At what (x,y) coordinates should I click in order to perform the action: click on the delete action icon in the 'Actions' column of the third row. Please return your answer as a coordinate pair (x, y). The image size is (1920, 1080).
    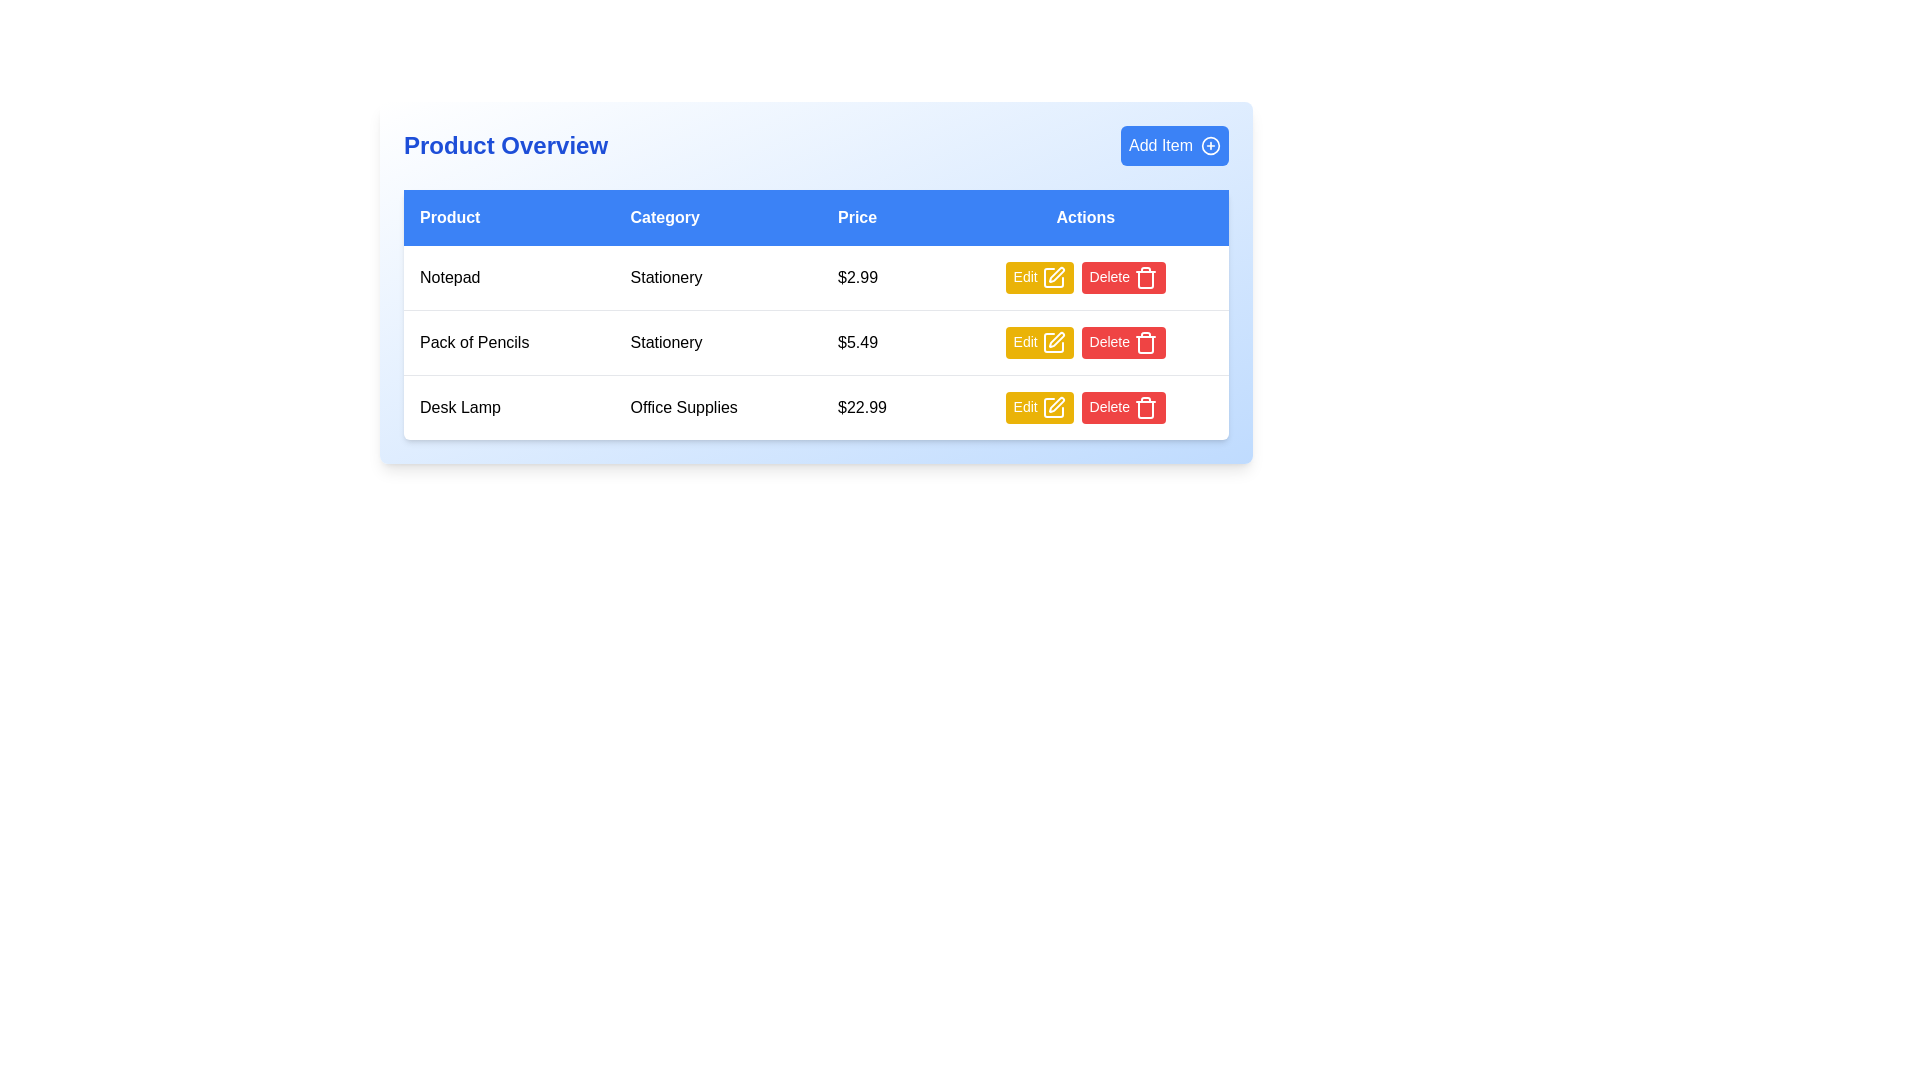
    Looking at the image, I should click on (1145, 343).